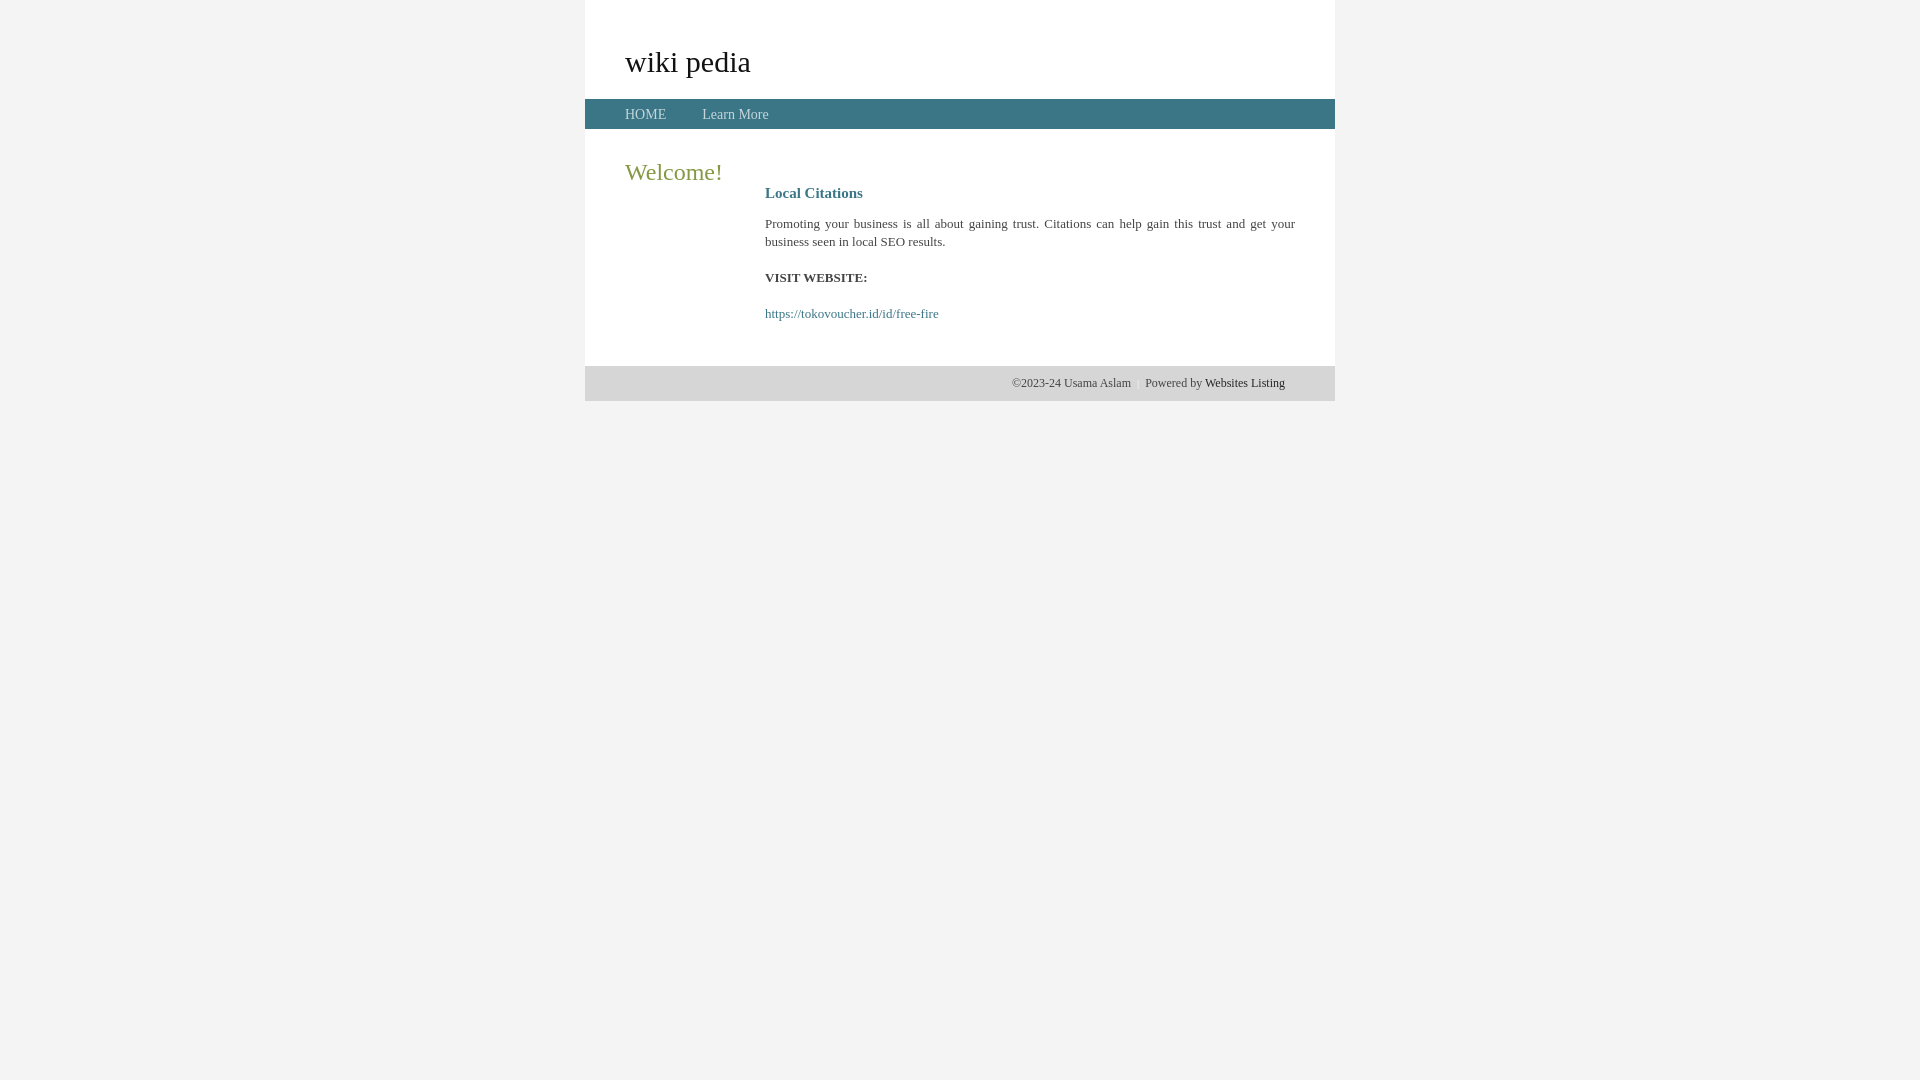 Image resolution: width=1920 pixels, height=1080 pixels. Describe the element at coordinates (851, 313) in the screenshot. I see `'https://tokovoucher.id/id/free-fire'` at that location.